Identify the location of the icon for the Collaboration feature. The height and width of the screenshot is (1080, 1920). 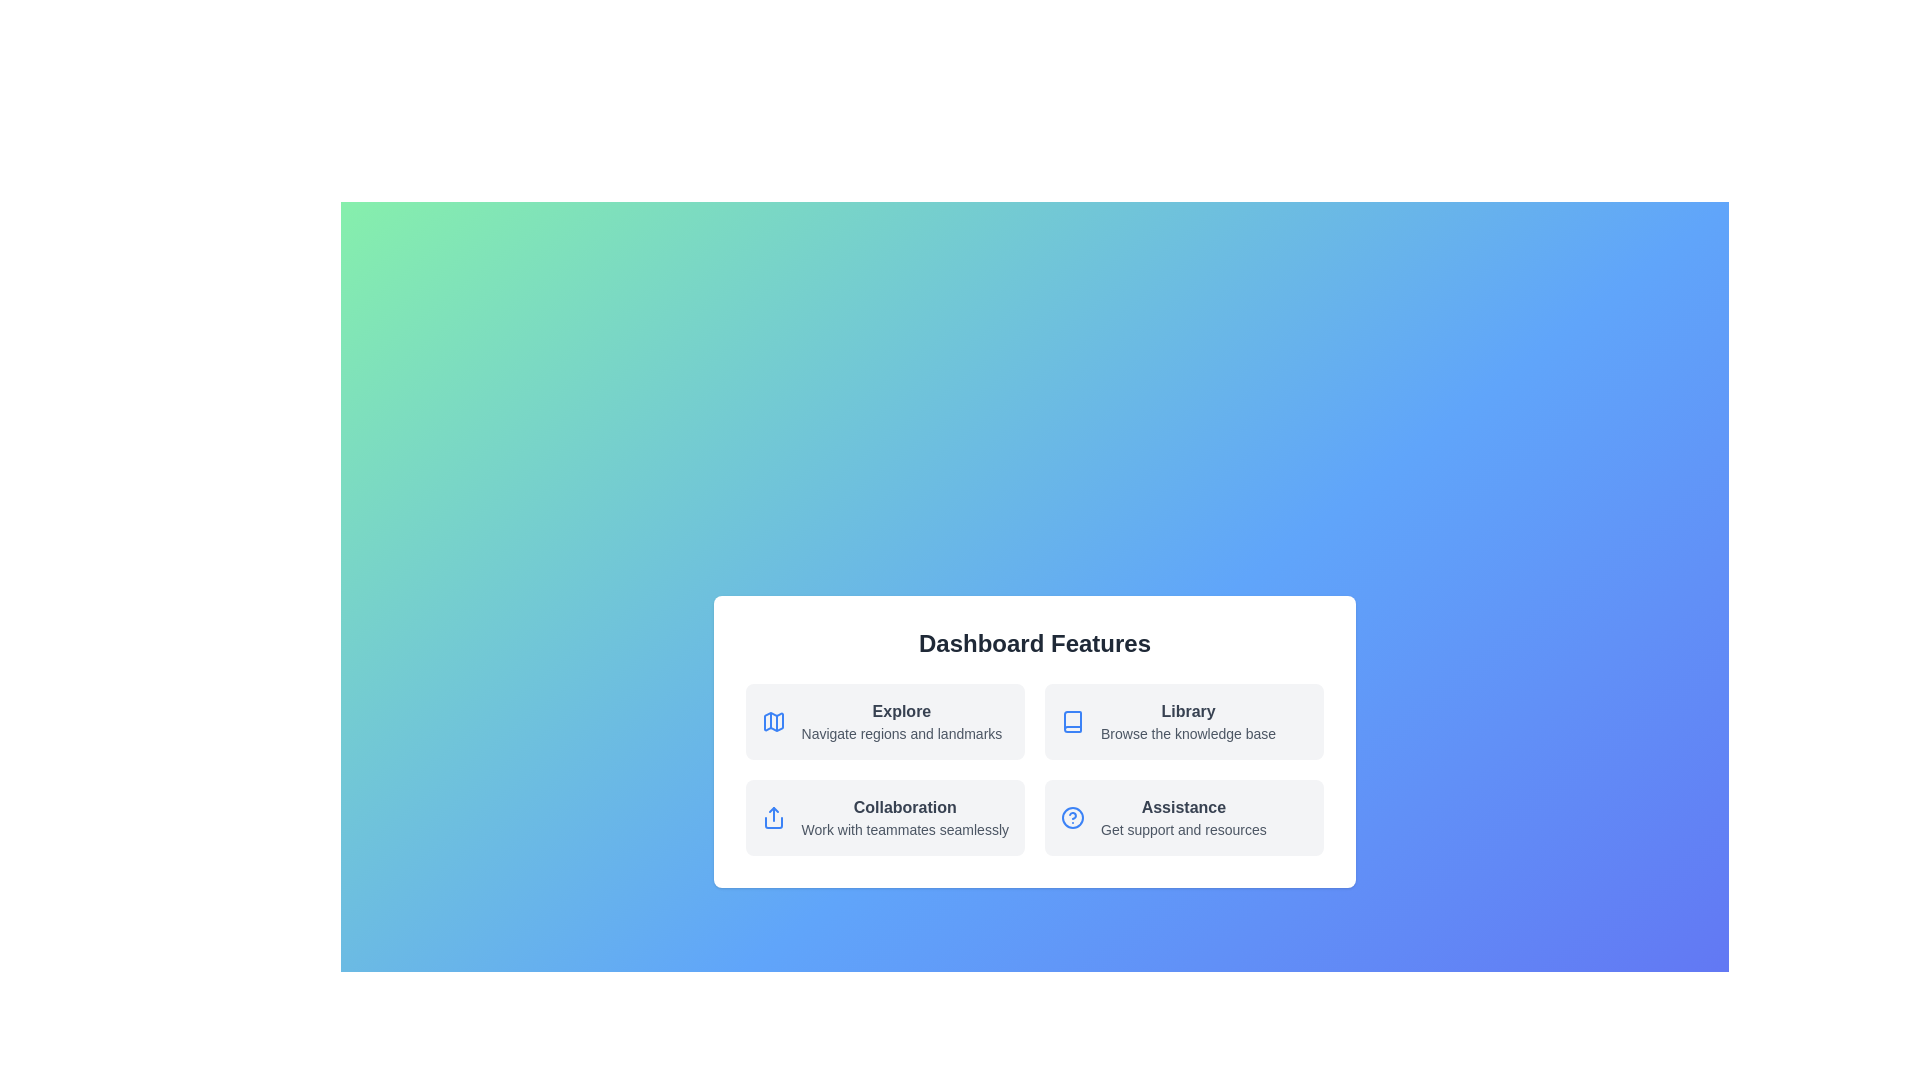
(771, 817).